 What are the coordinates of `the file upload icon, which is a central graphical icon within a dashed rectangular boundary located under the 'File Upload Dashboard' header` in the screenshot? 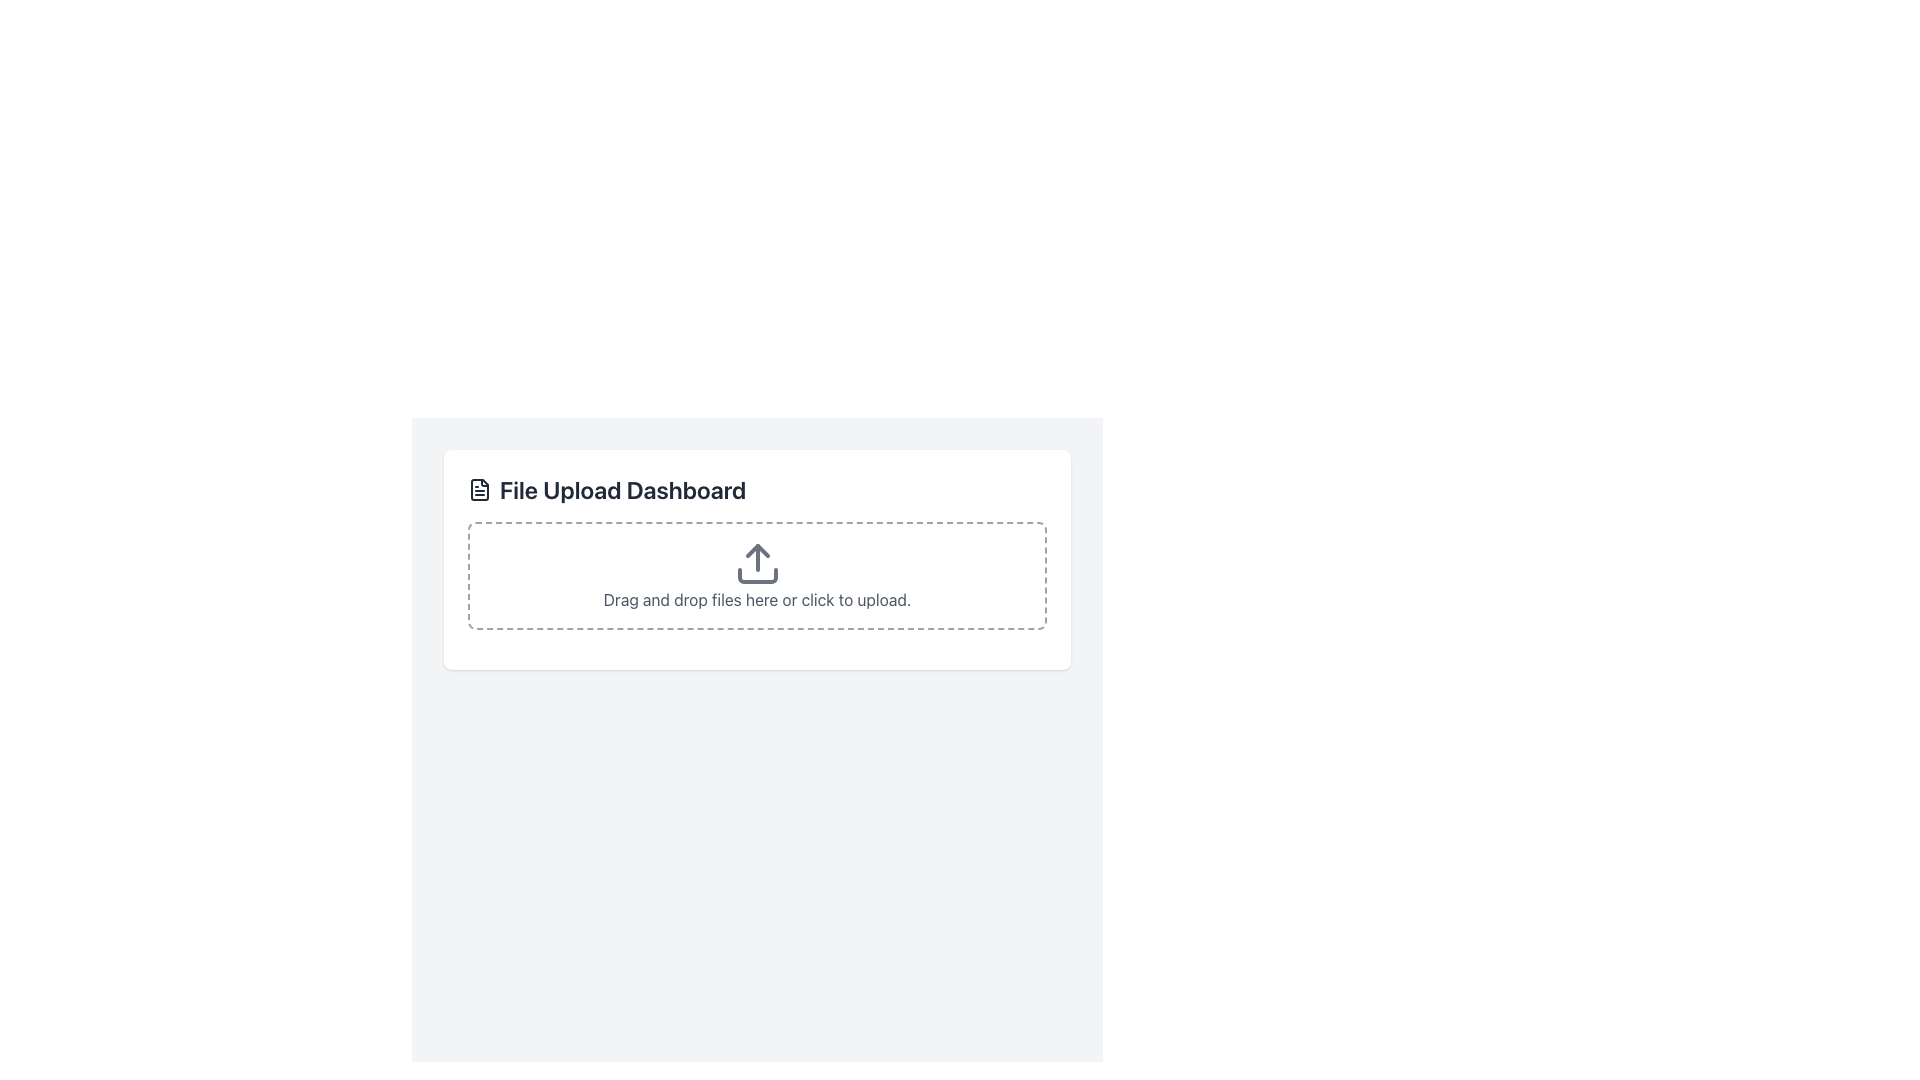 It's located at (756, 563).